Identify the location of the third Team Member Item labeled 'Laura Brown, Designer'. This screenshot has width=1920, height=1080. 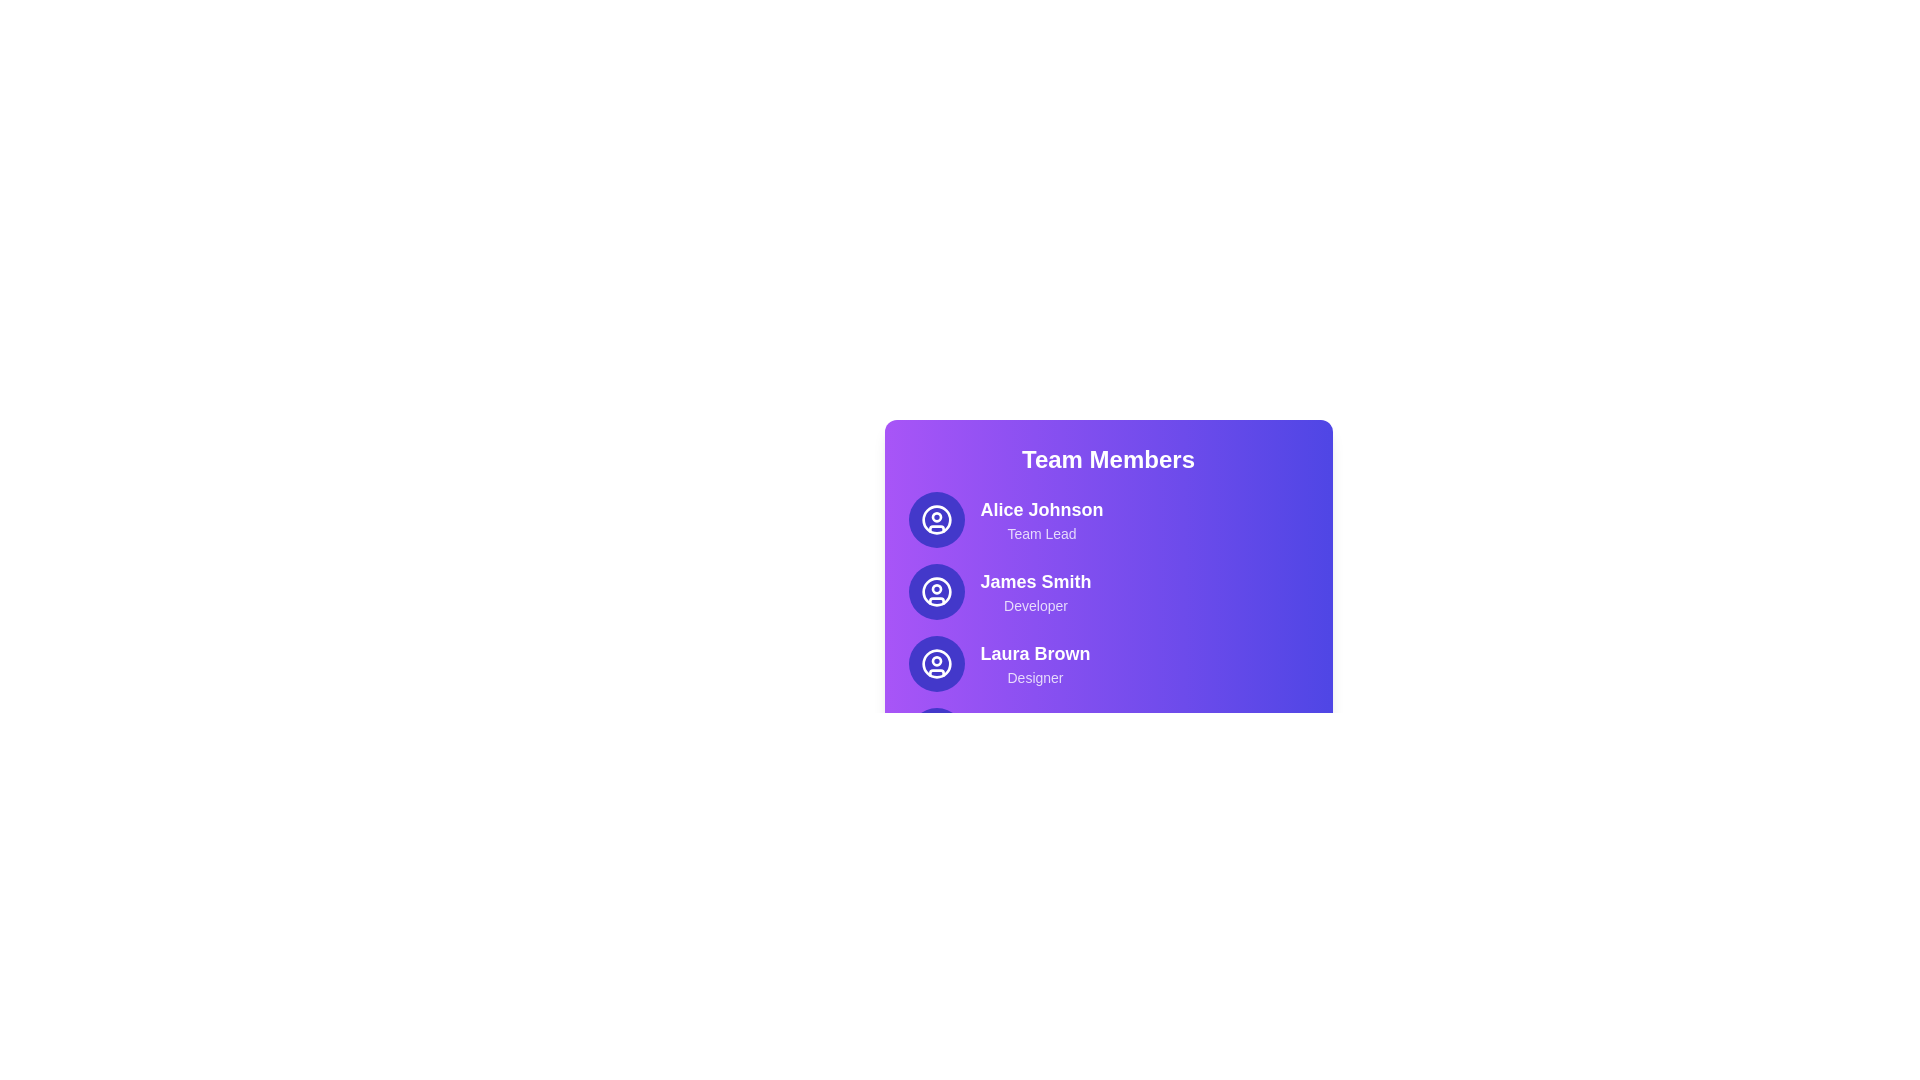
(1107, 663).